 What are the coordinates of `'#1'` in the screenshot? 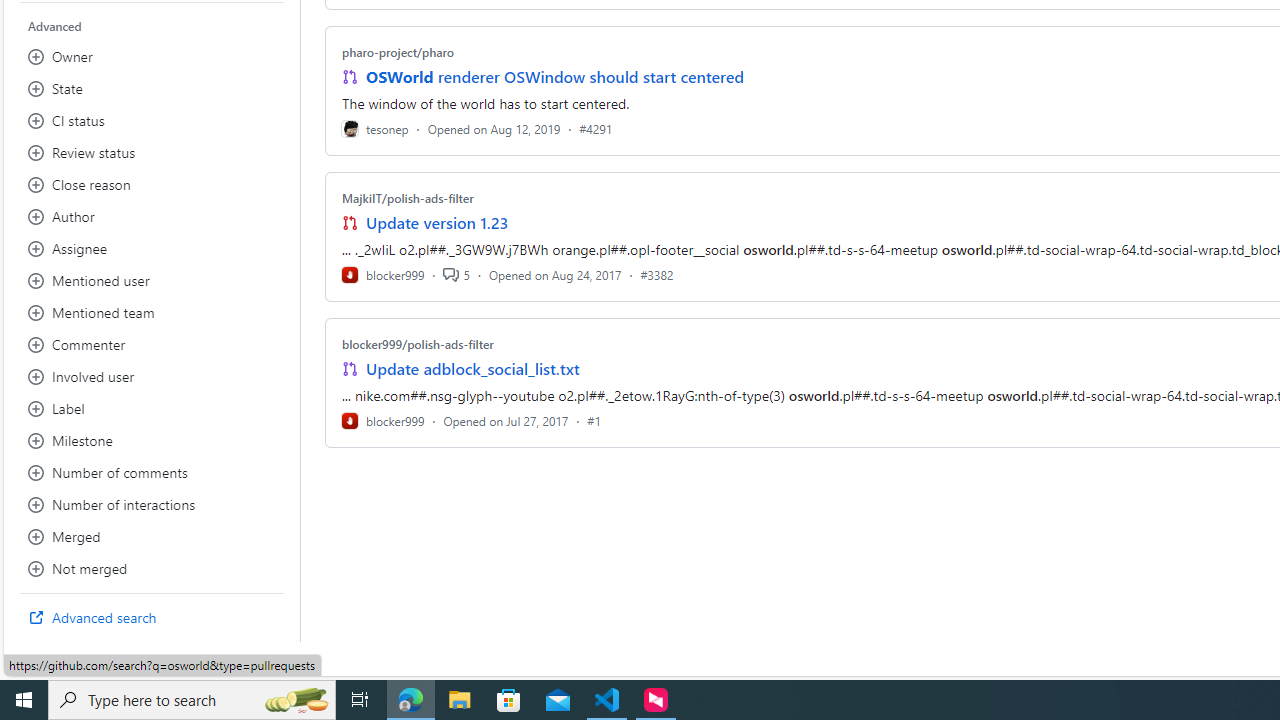 It's located at (593, 419).